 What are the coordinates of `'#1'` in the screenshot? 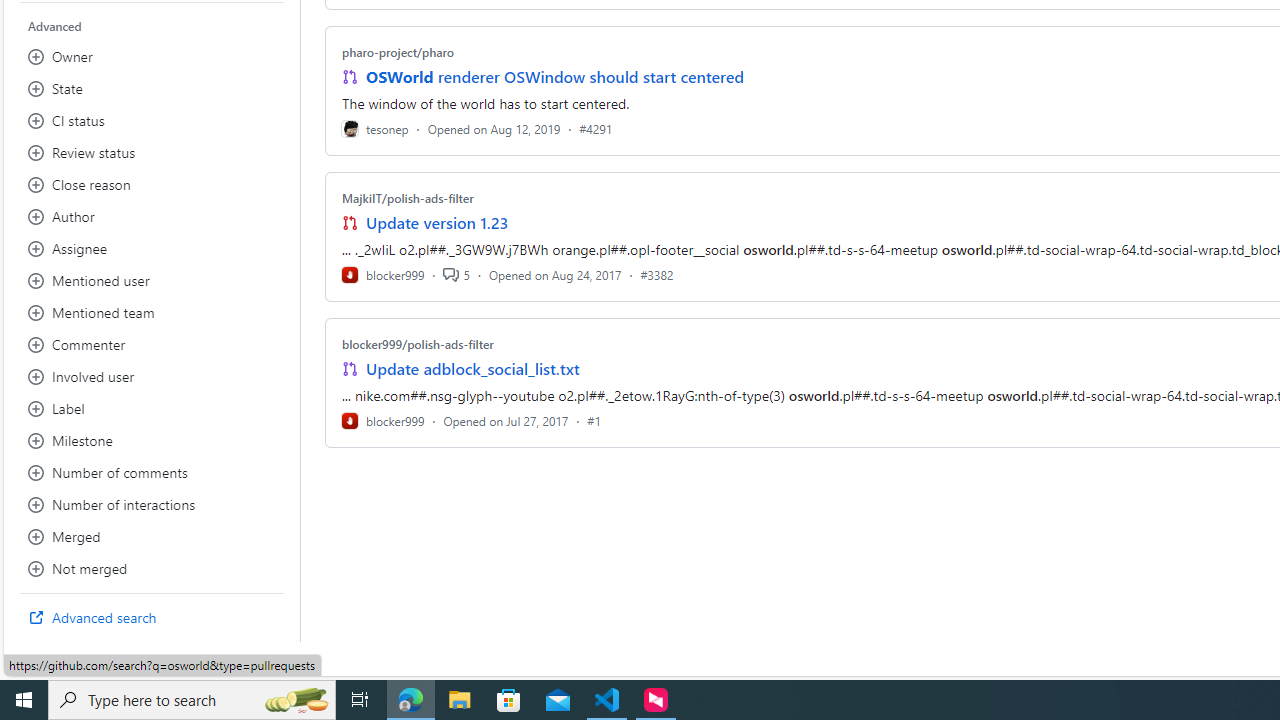 It's located at (593, 419).